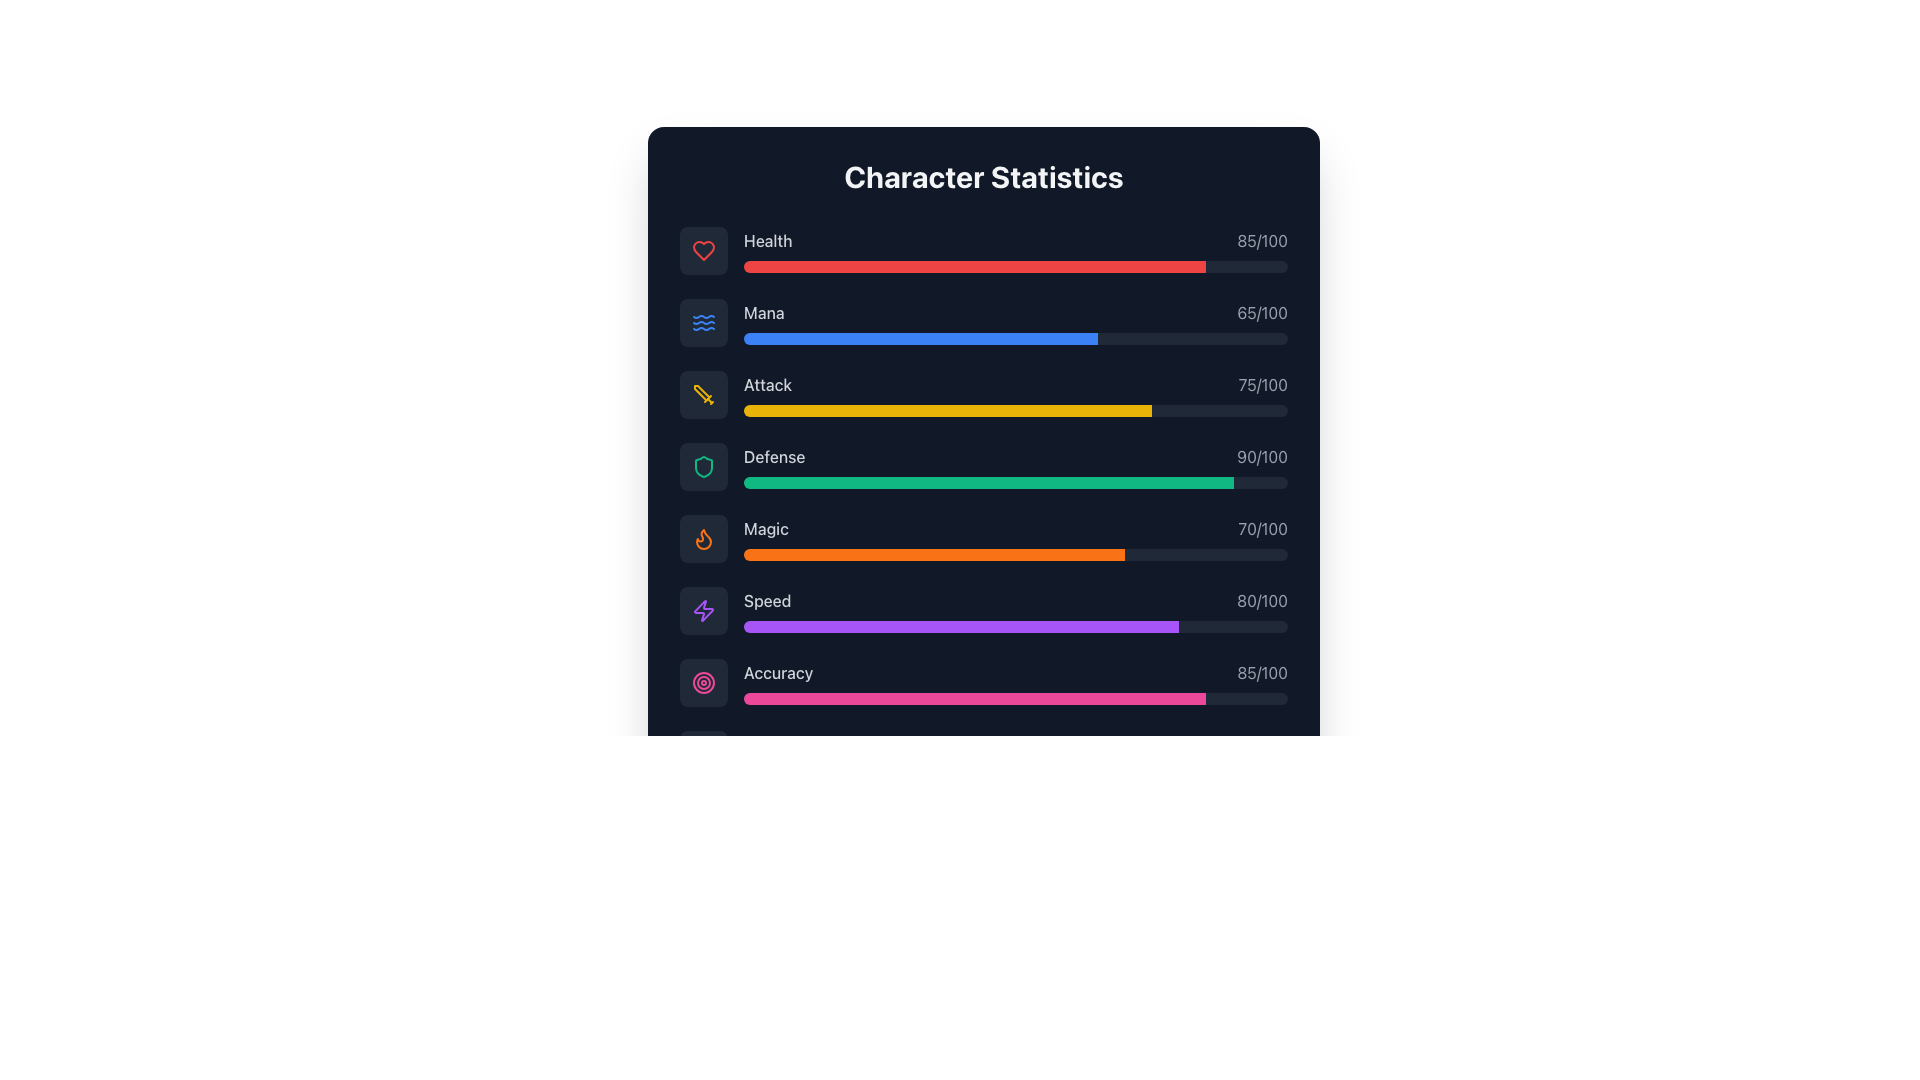  I want to click on the 'Magic' statistic icon located in the fifth row of the statistics panel, positioned directly to the left of the 'Magic' label, so click(704, 538).